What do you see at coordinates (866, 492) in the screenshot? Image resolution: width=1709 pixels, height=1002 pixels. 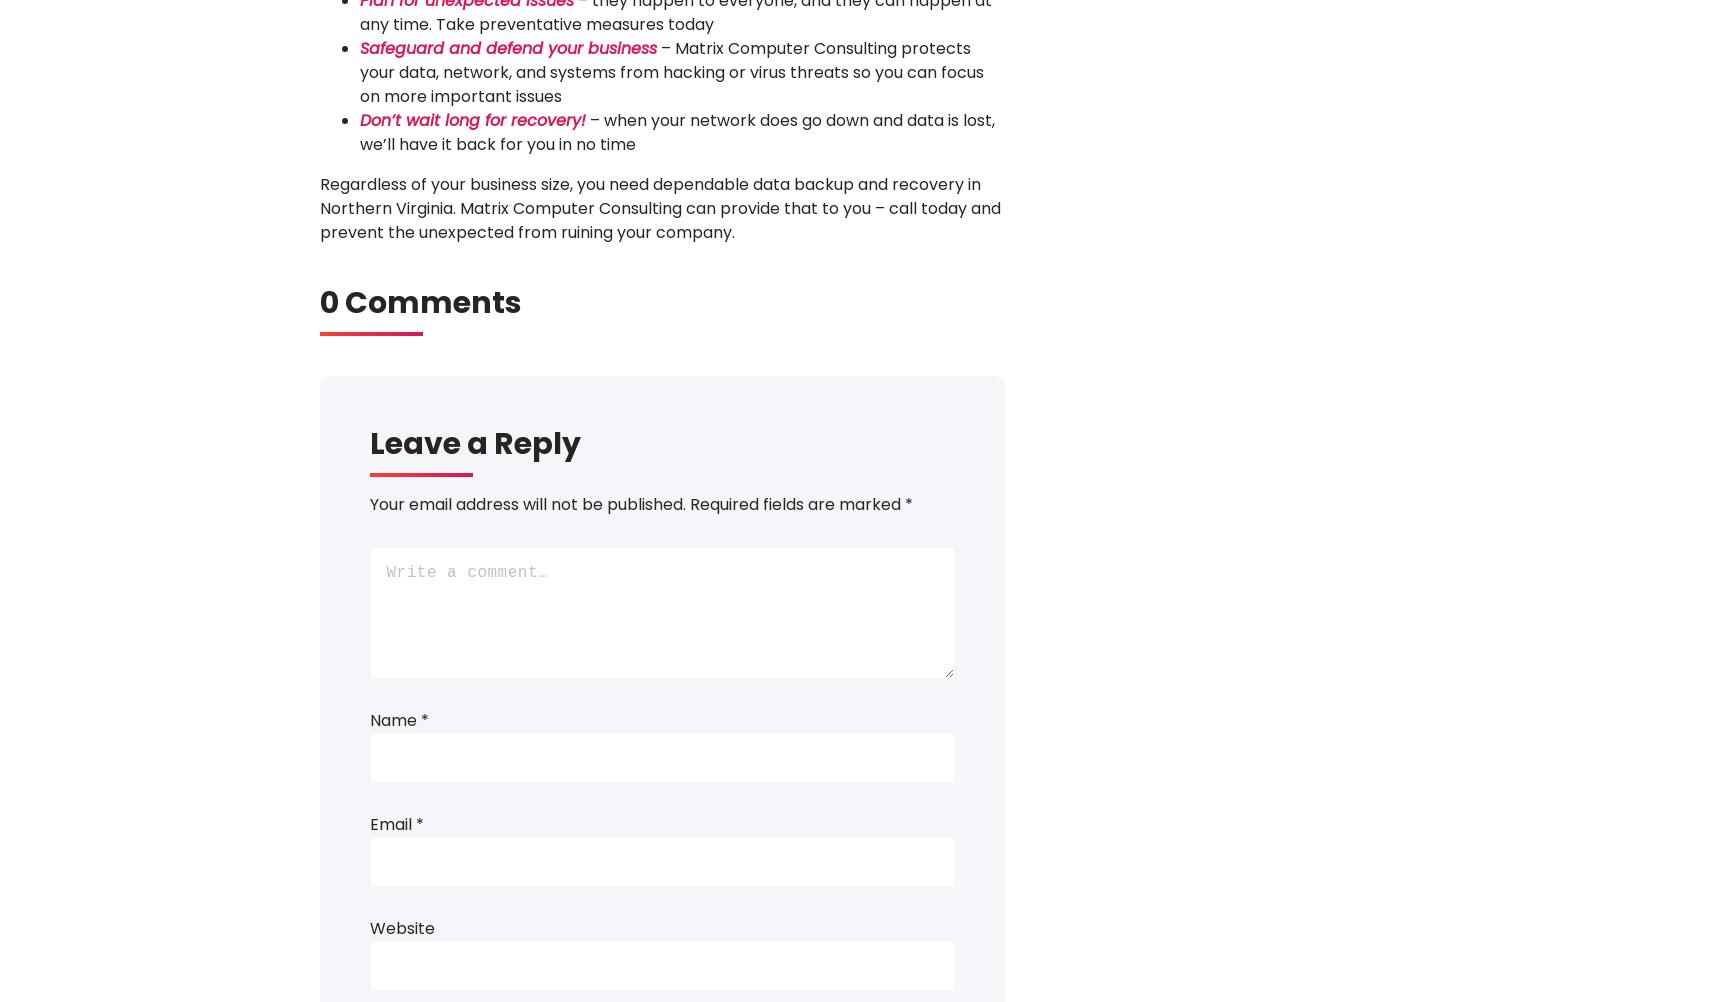 I see `'info@matrixcc.net'` at bounding box center [866, 492].